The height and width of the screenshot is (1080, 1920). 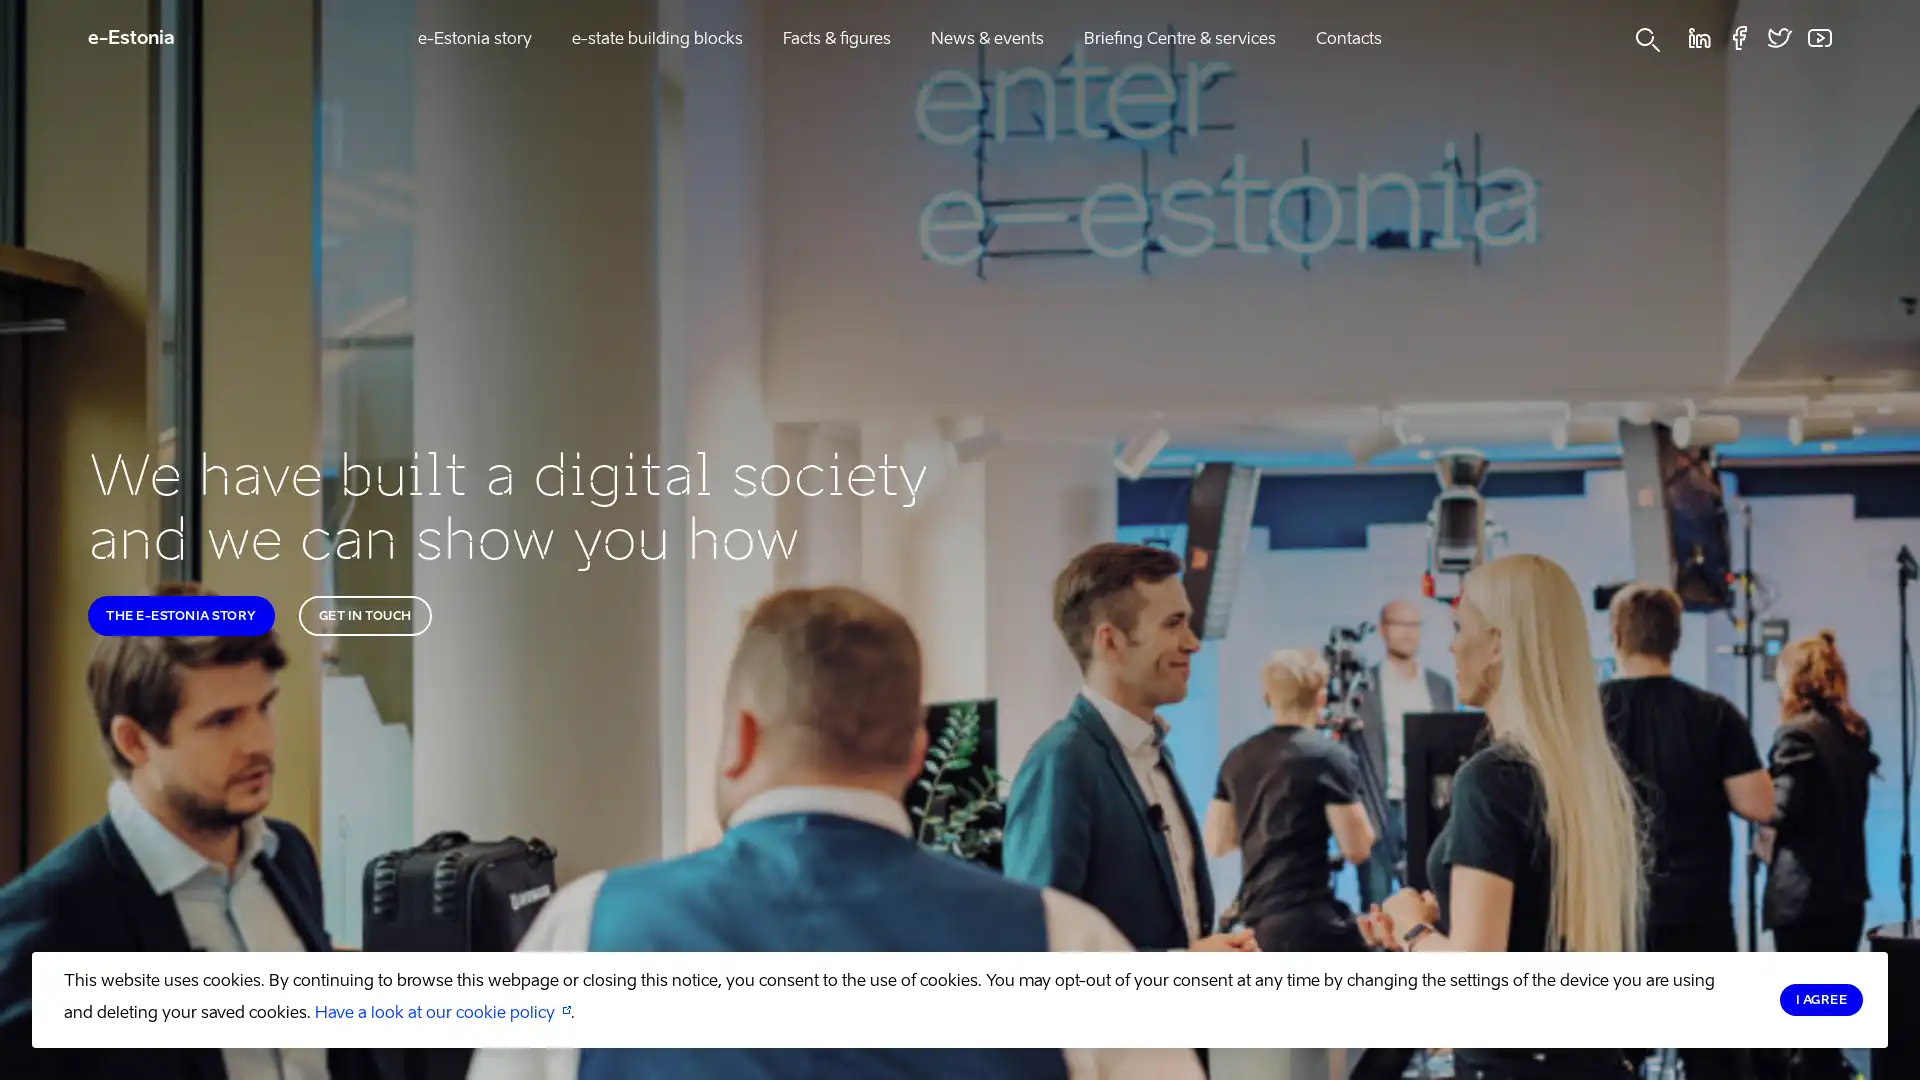 I want to click on I AGREE, so click(x=1820, y=999).